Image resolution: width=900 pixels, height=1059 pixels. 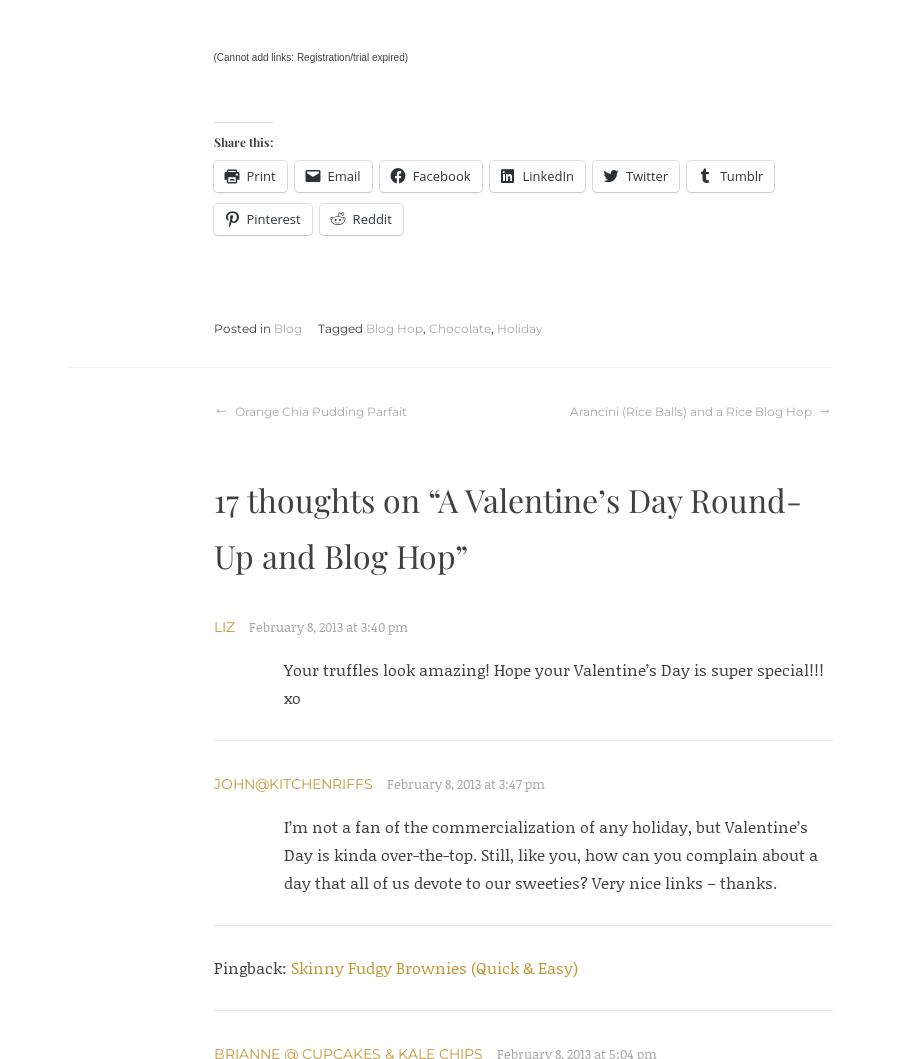 I want to click on '17 thoughts on “', so click(x=323, y=499).